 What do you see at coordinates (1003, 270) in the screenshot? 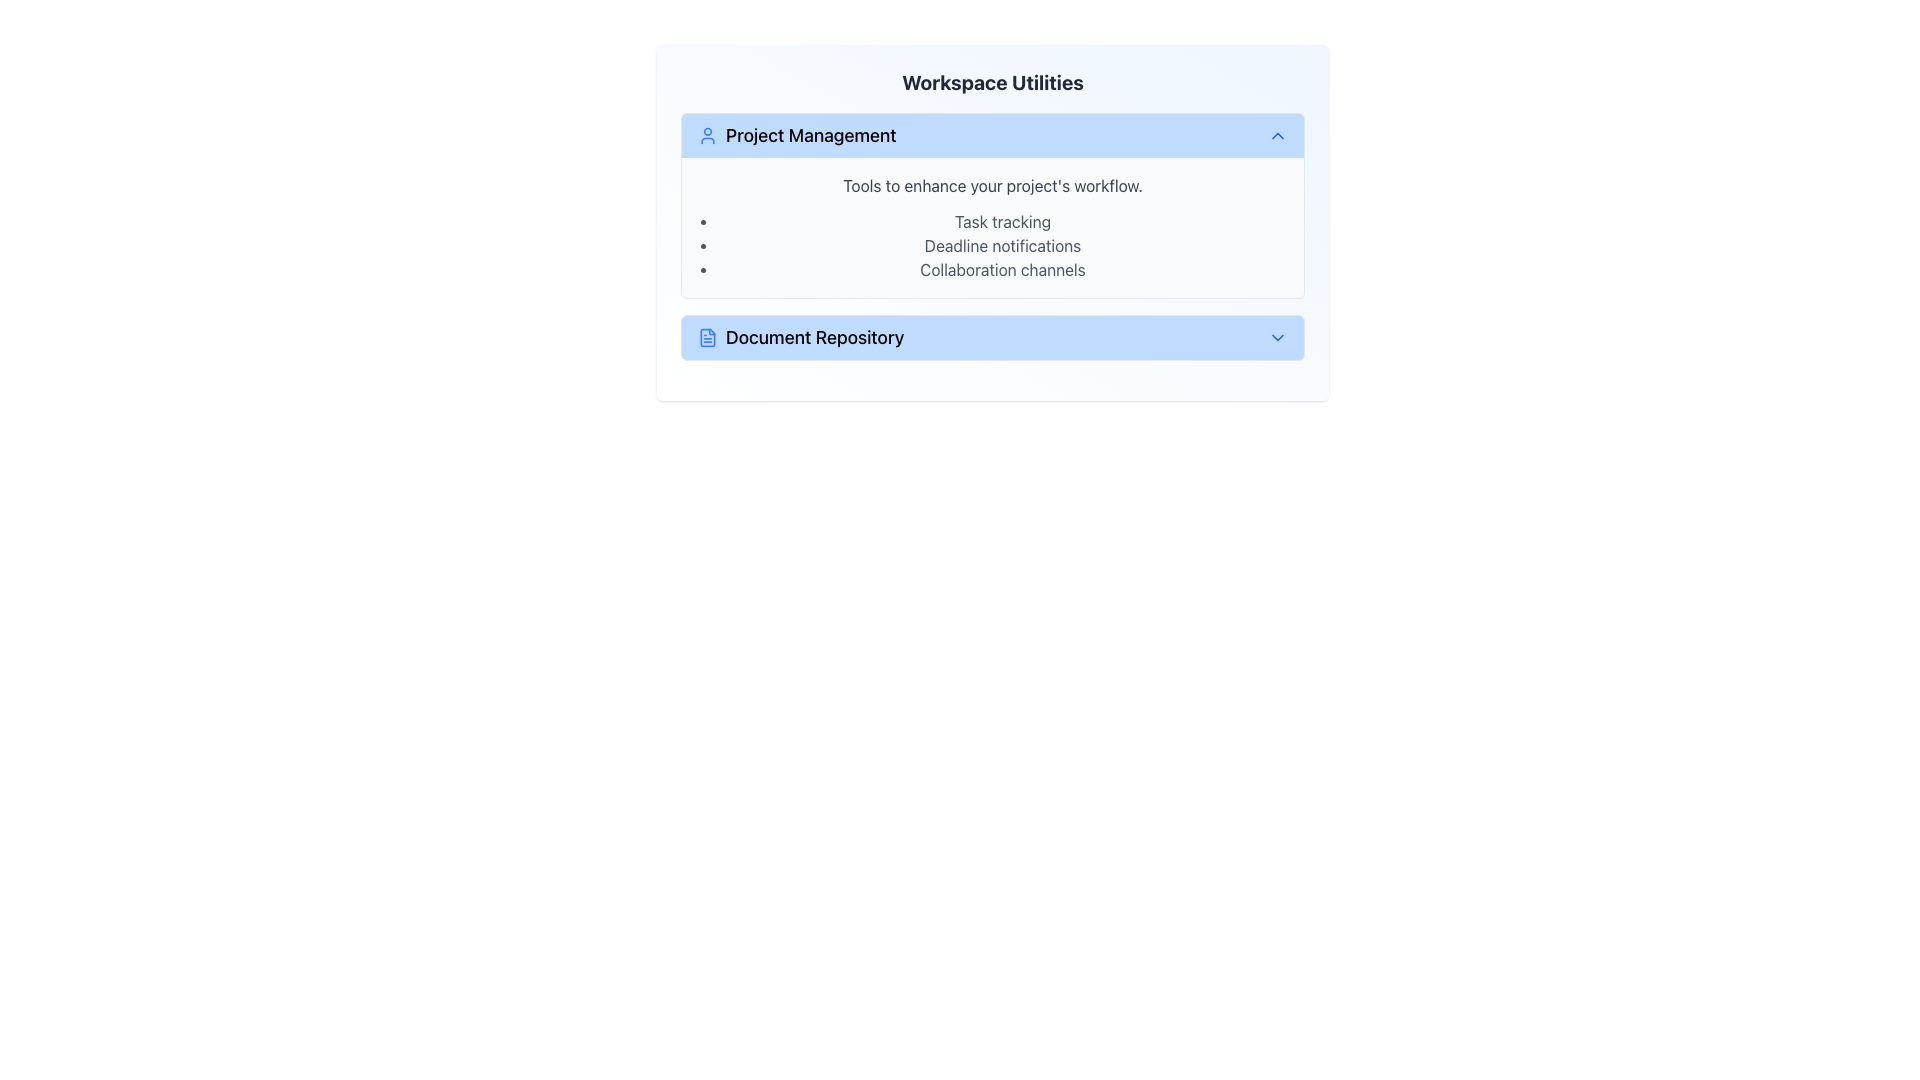
I see `the 'Collaboration channels' text label, which is the third item in the vertical bulleted list in the 'Project Management' section` at bounding box center [1003, 270].